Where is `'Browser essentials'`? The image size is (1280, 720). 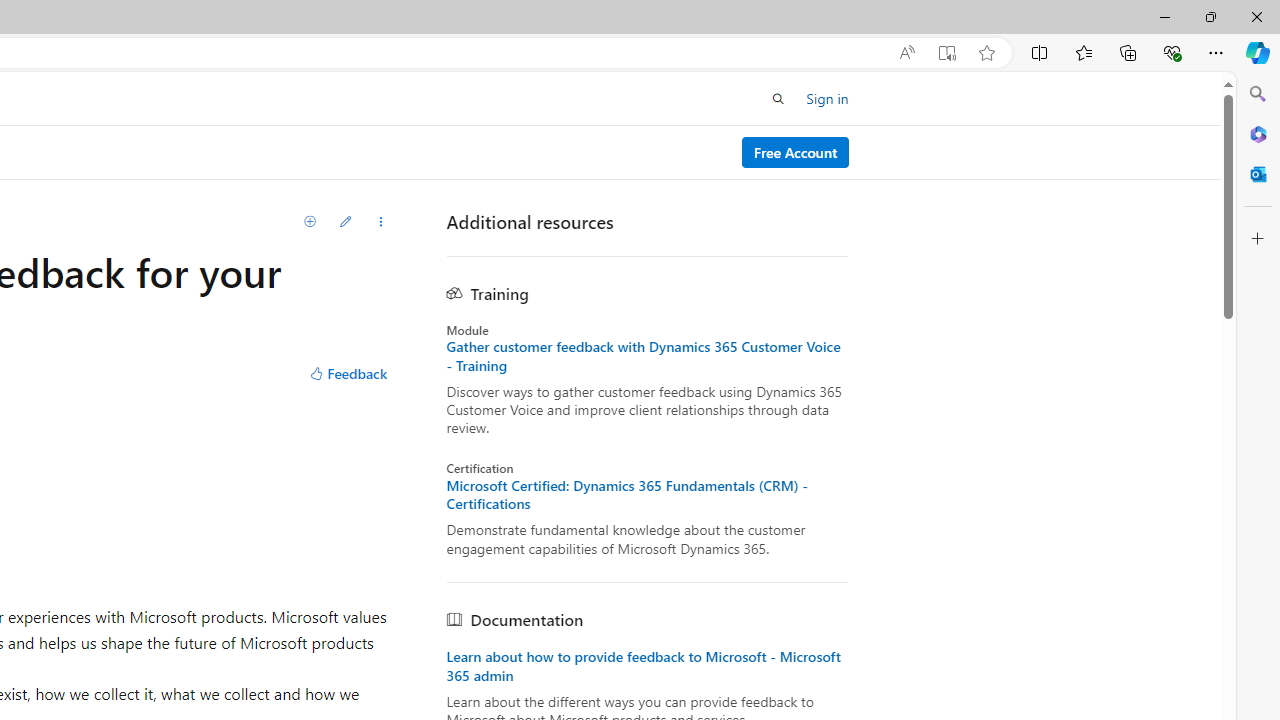 'Browser essentials' is located at coordinates (1171, 51).